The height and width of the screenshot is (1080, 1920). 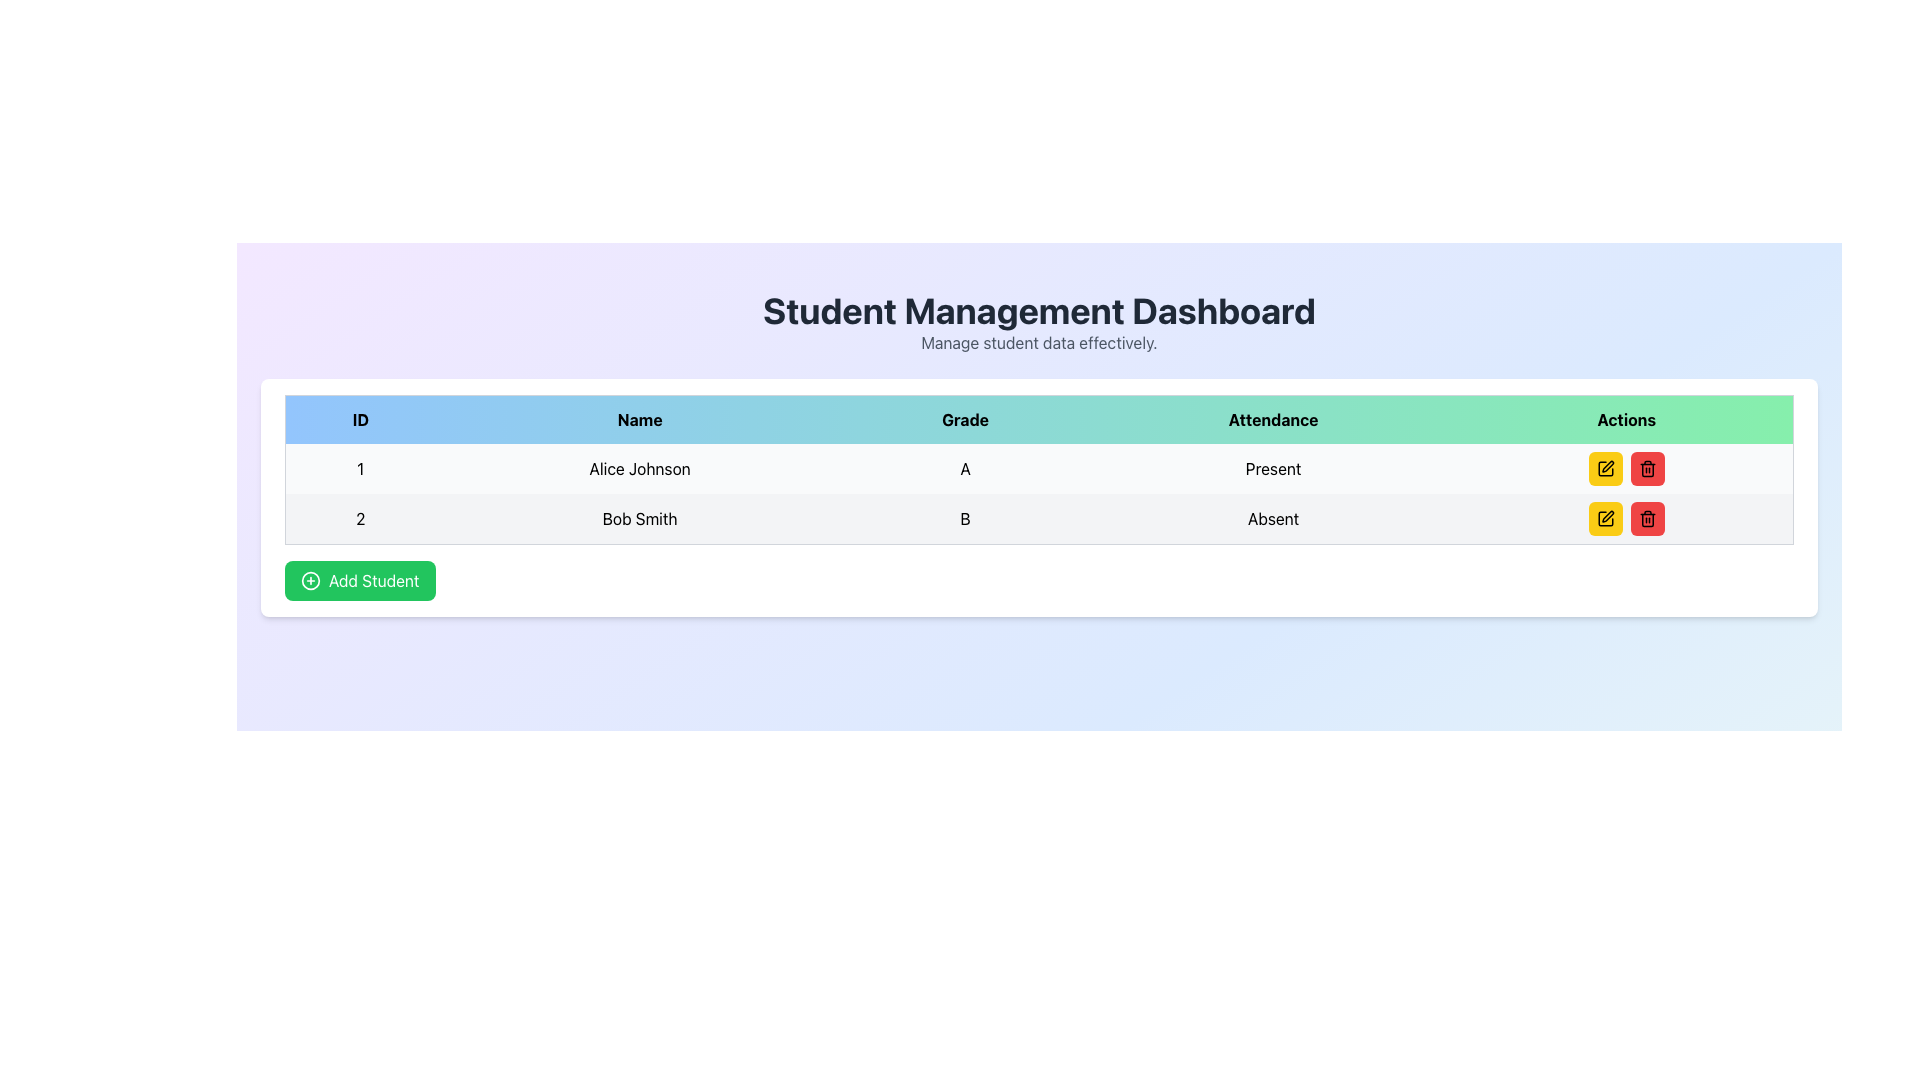 What do you see at coordinates (1647, 469) in the screenshot?
I see `the 'delete' button located in the 'Actions' column of the second row of the table, aligned with the entry for 'Bob Smith'` at bounding box center [1647, 469].